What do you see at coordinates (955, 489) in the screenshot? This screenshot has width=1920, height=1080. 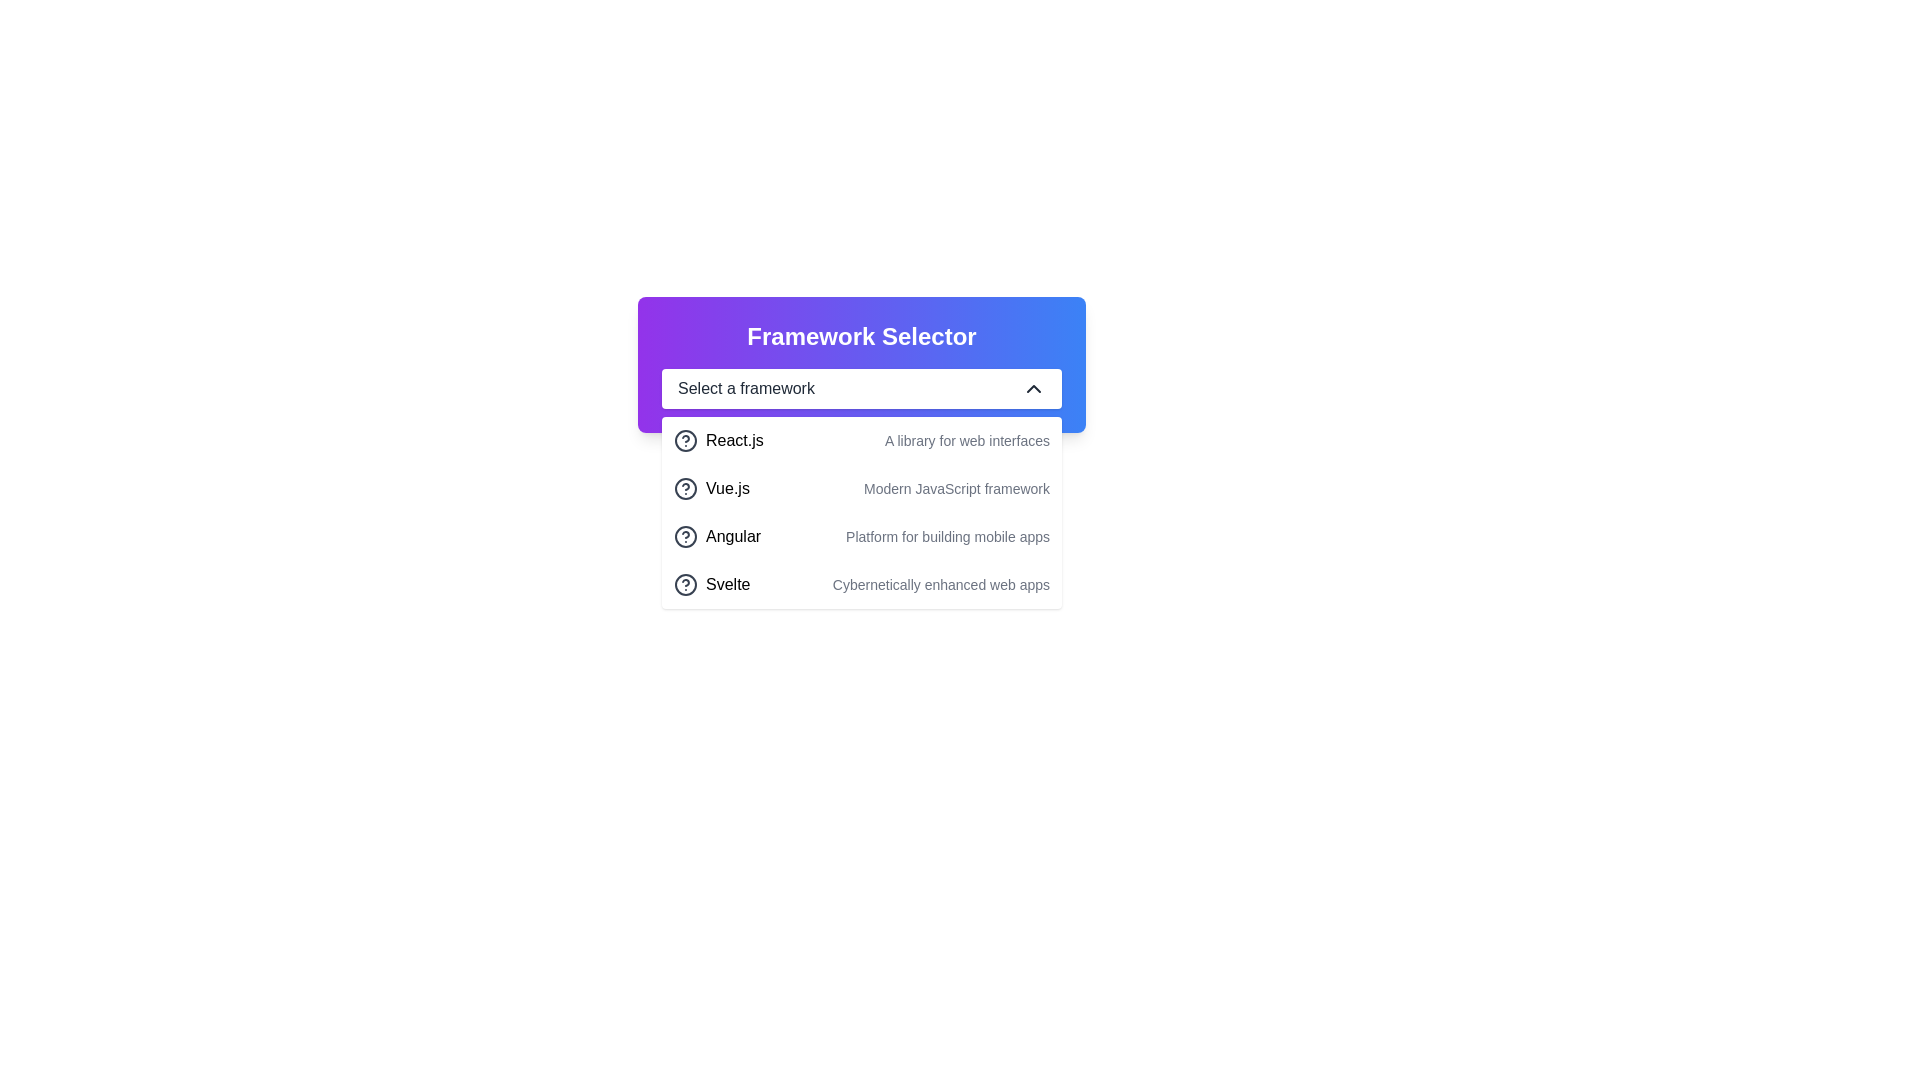 I see `the static text label displaying 'Modern JavaScript framework' located below 'Vue.js' in the framework selection menu` at bounding box center [955, 489].